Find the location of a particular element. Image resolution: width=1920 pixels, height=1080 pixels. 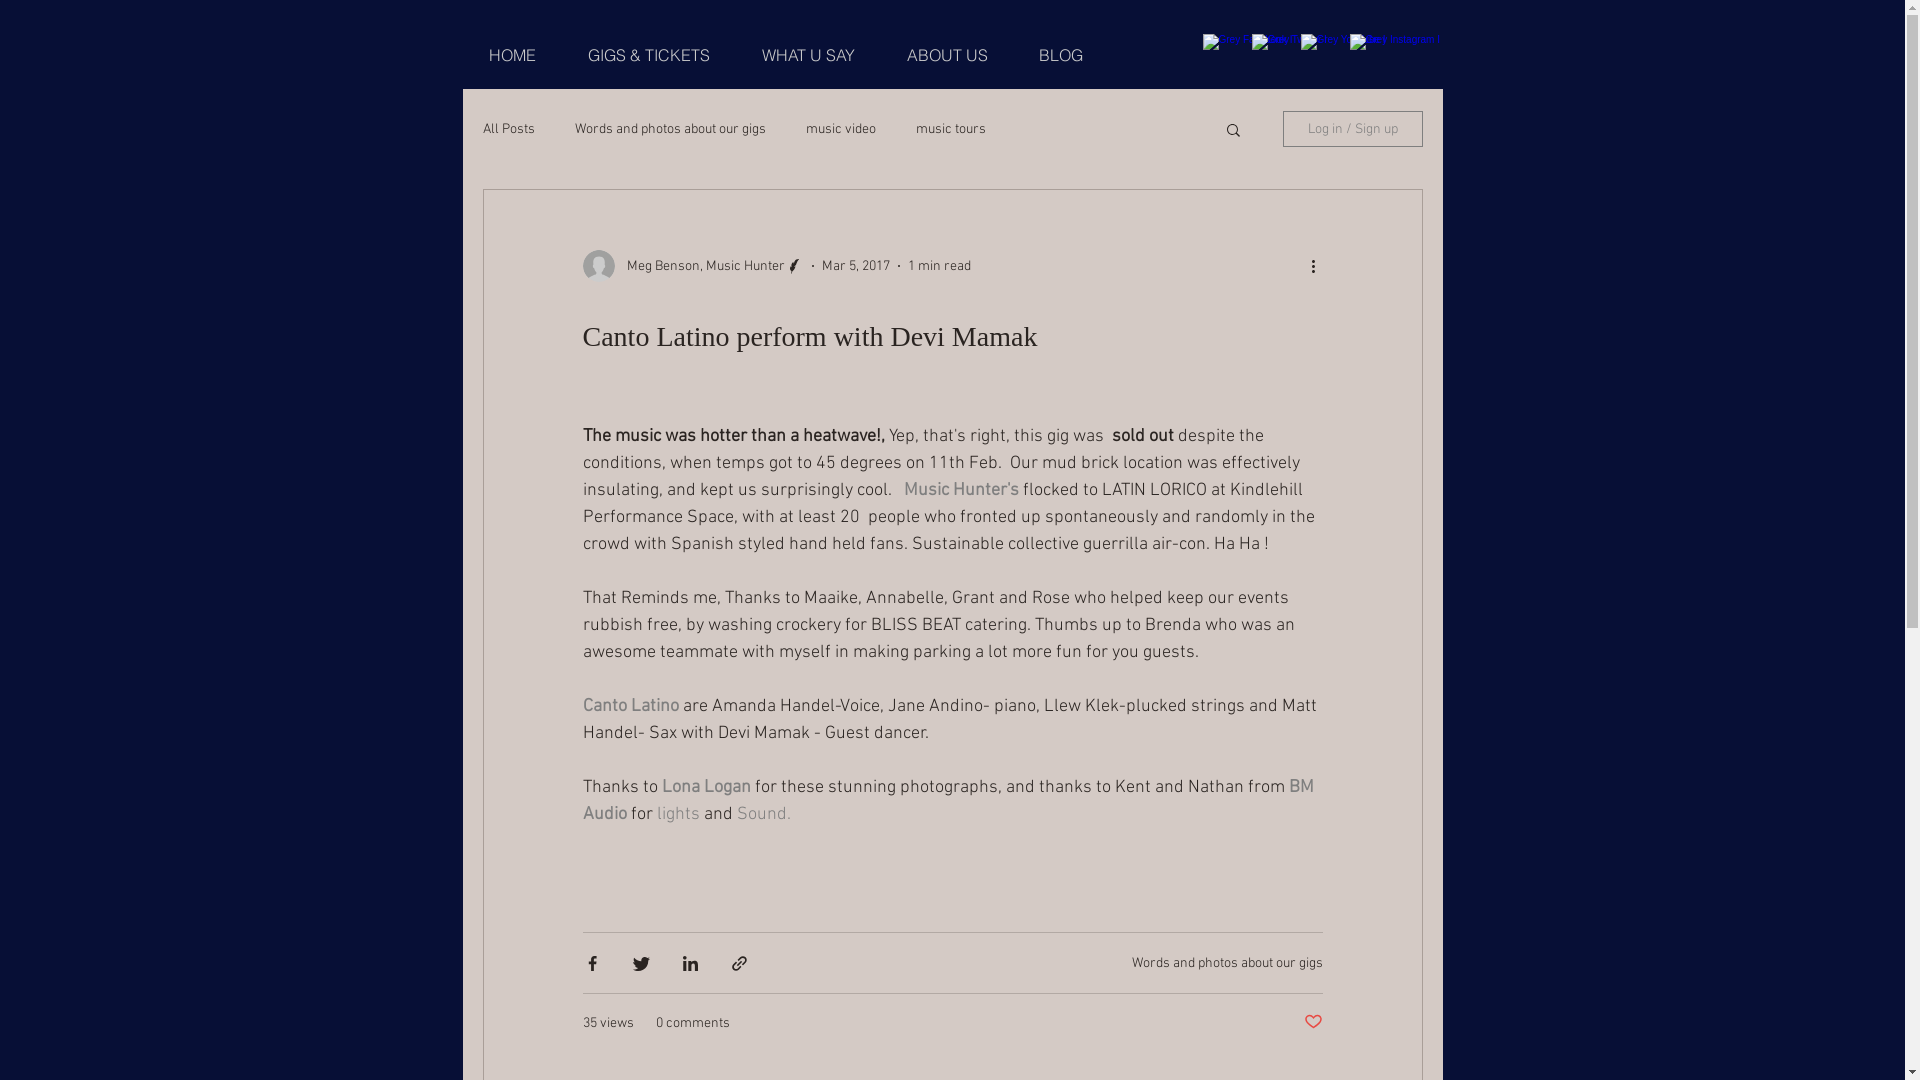

'WHAT U SAY' is located at coordinates (808, 54).